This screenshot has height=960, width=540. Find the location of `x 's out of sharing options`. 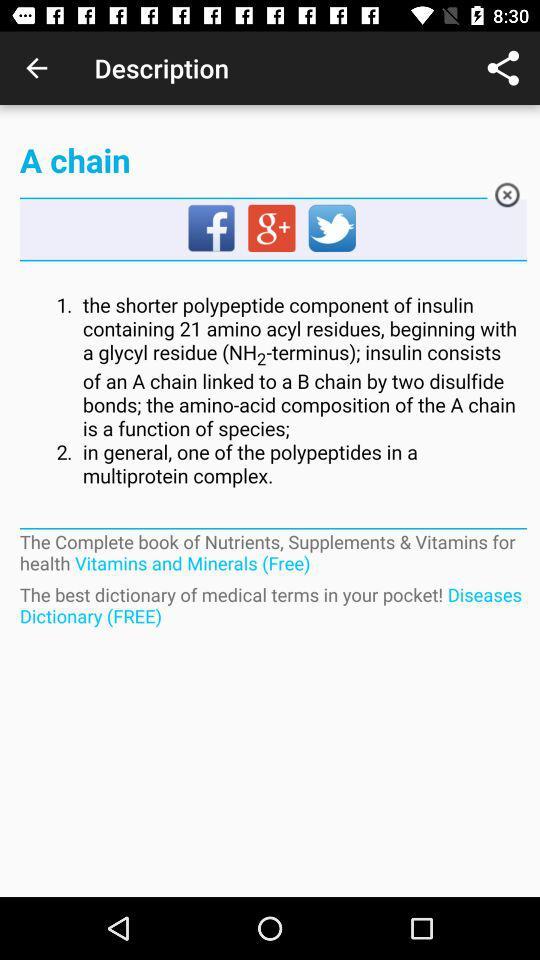

x 's out of sharing options is located at coordinates (507, 198).